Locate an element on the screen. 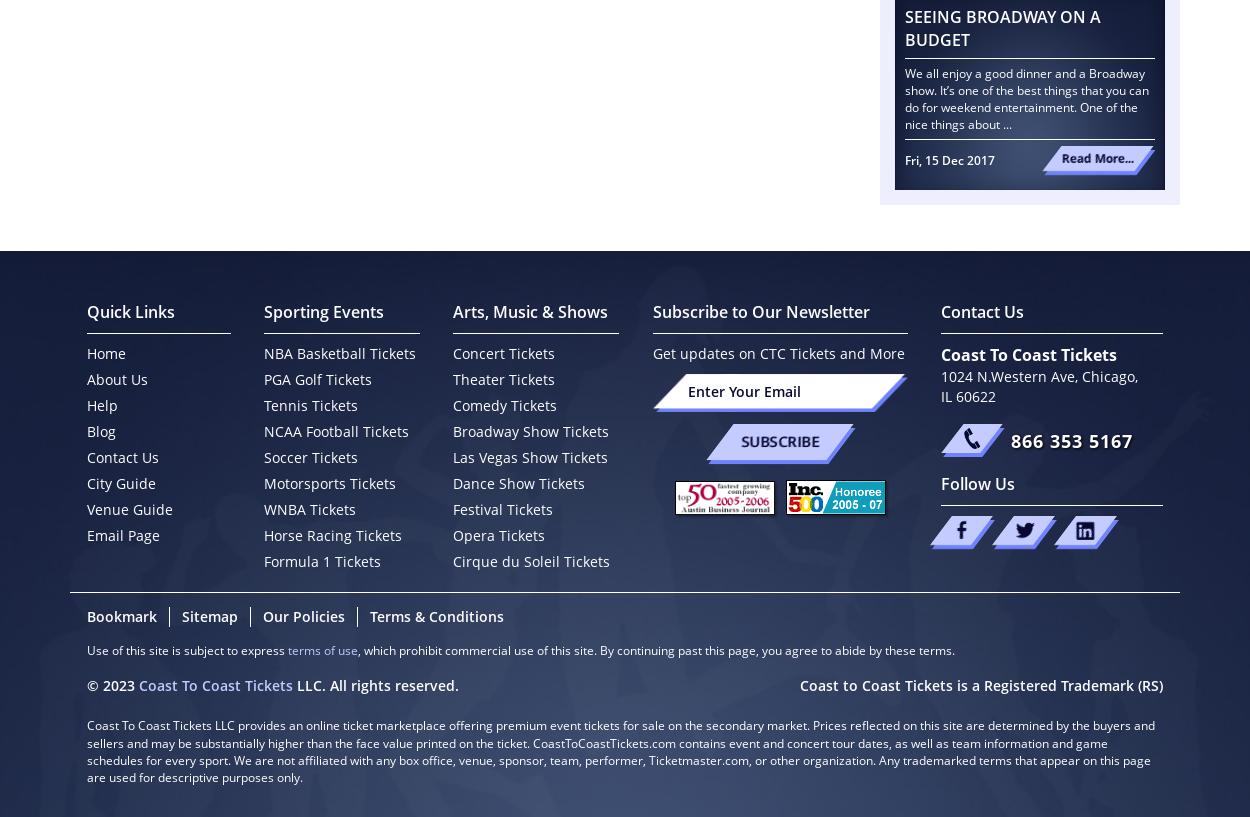  'Our Policies' is located at coordinates (303, 616).